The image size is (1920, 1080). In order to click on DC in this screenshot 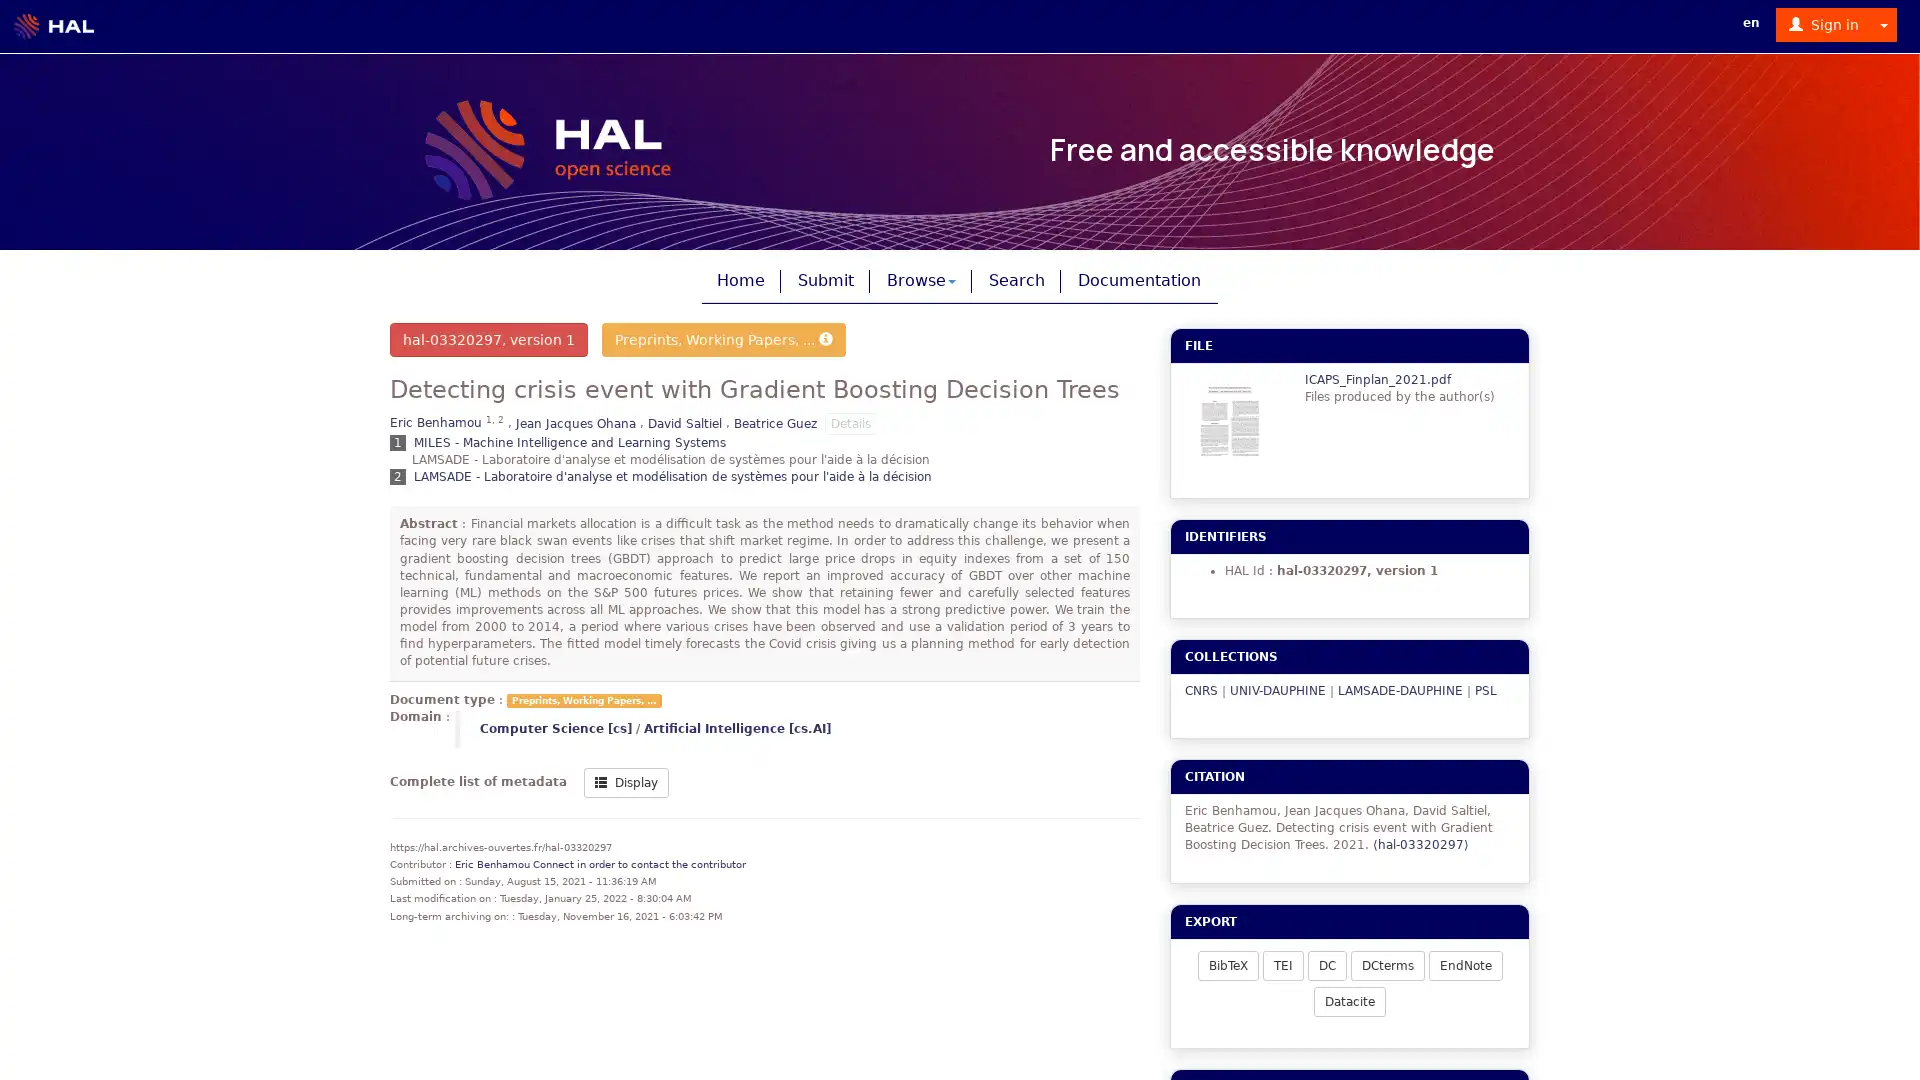, I will do `click(1326, 963)`.